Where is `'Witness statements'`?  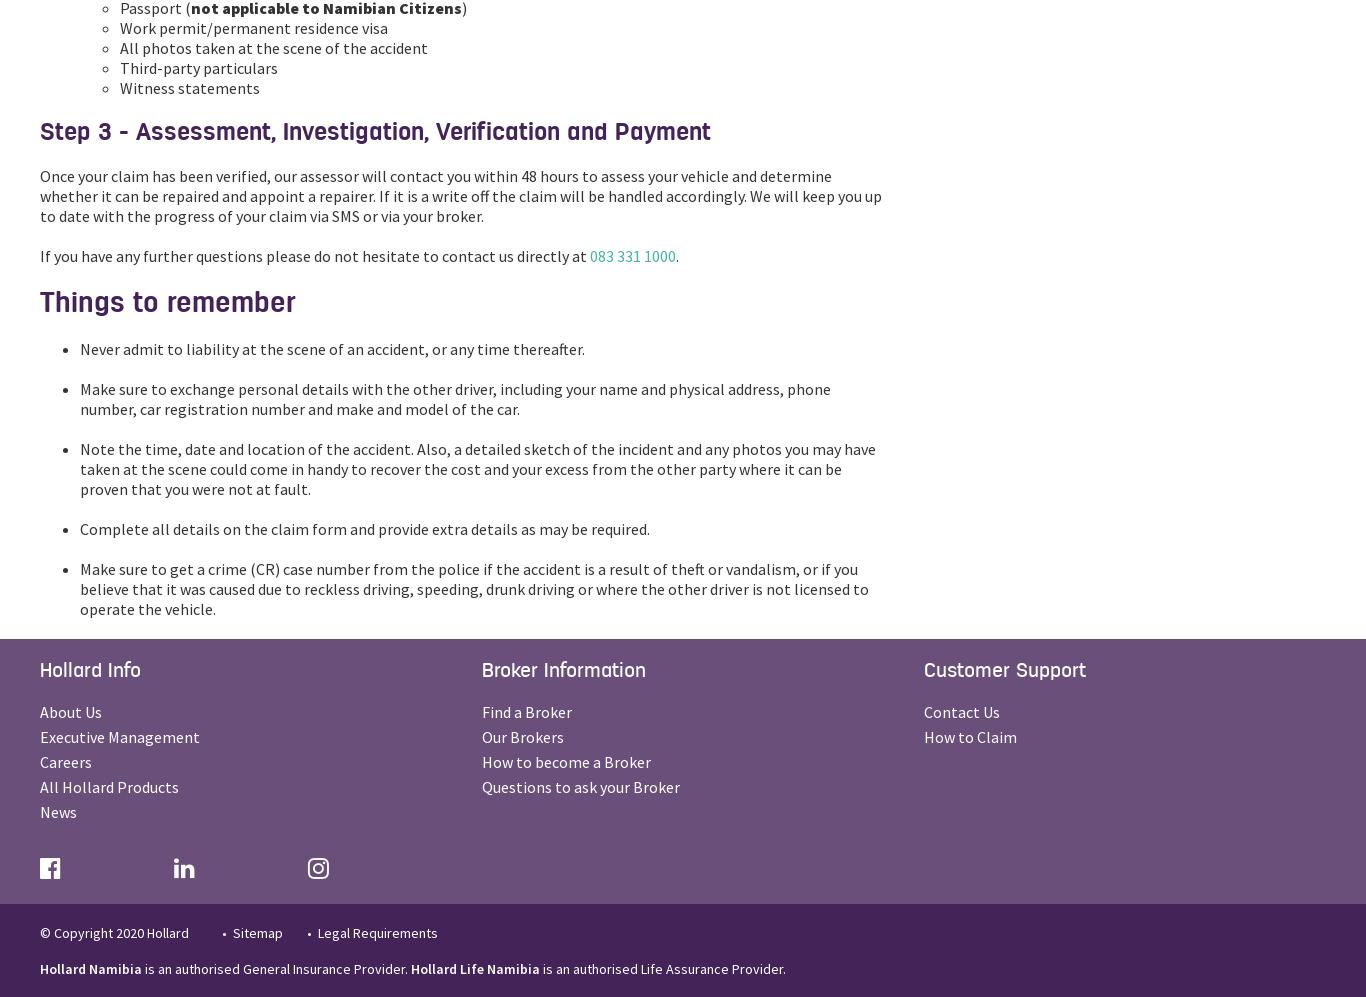
'Witness statements' is located at coordinates (118, 87).